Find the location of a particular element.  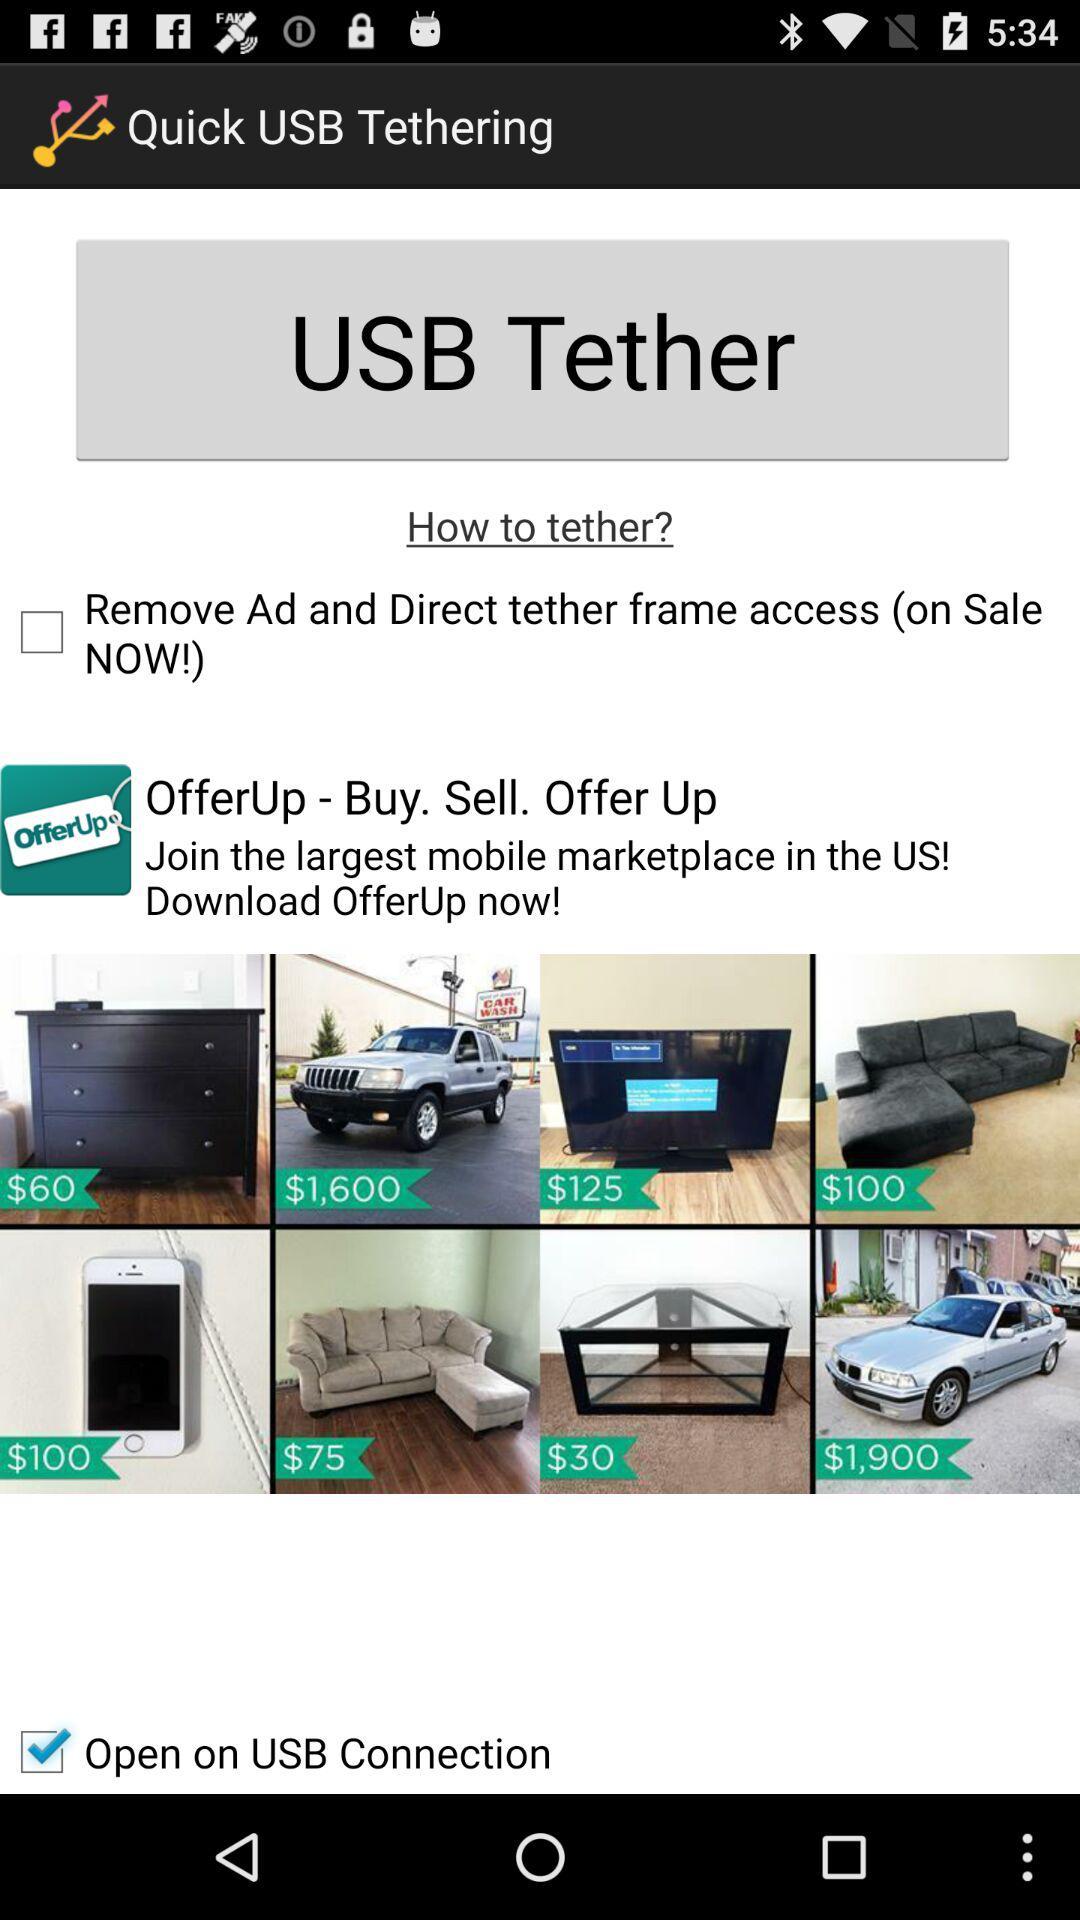

icon above the join the largest item is located at coordinates (430, 795).